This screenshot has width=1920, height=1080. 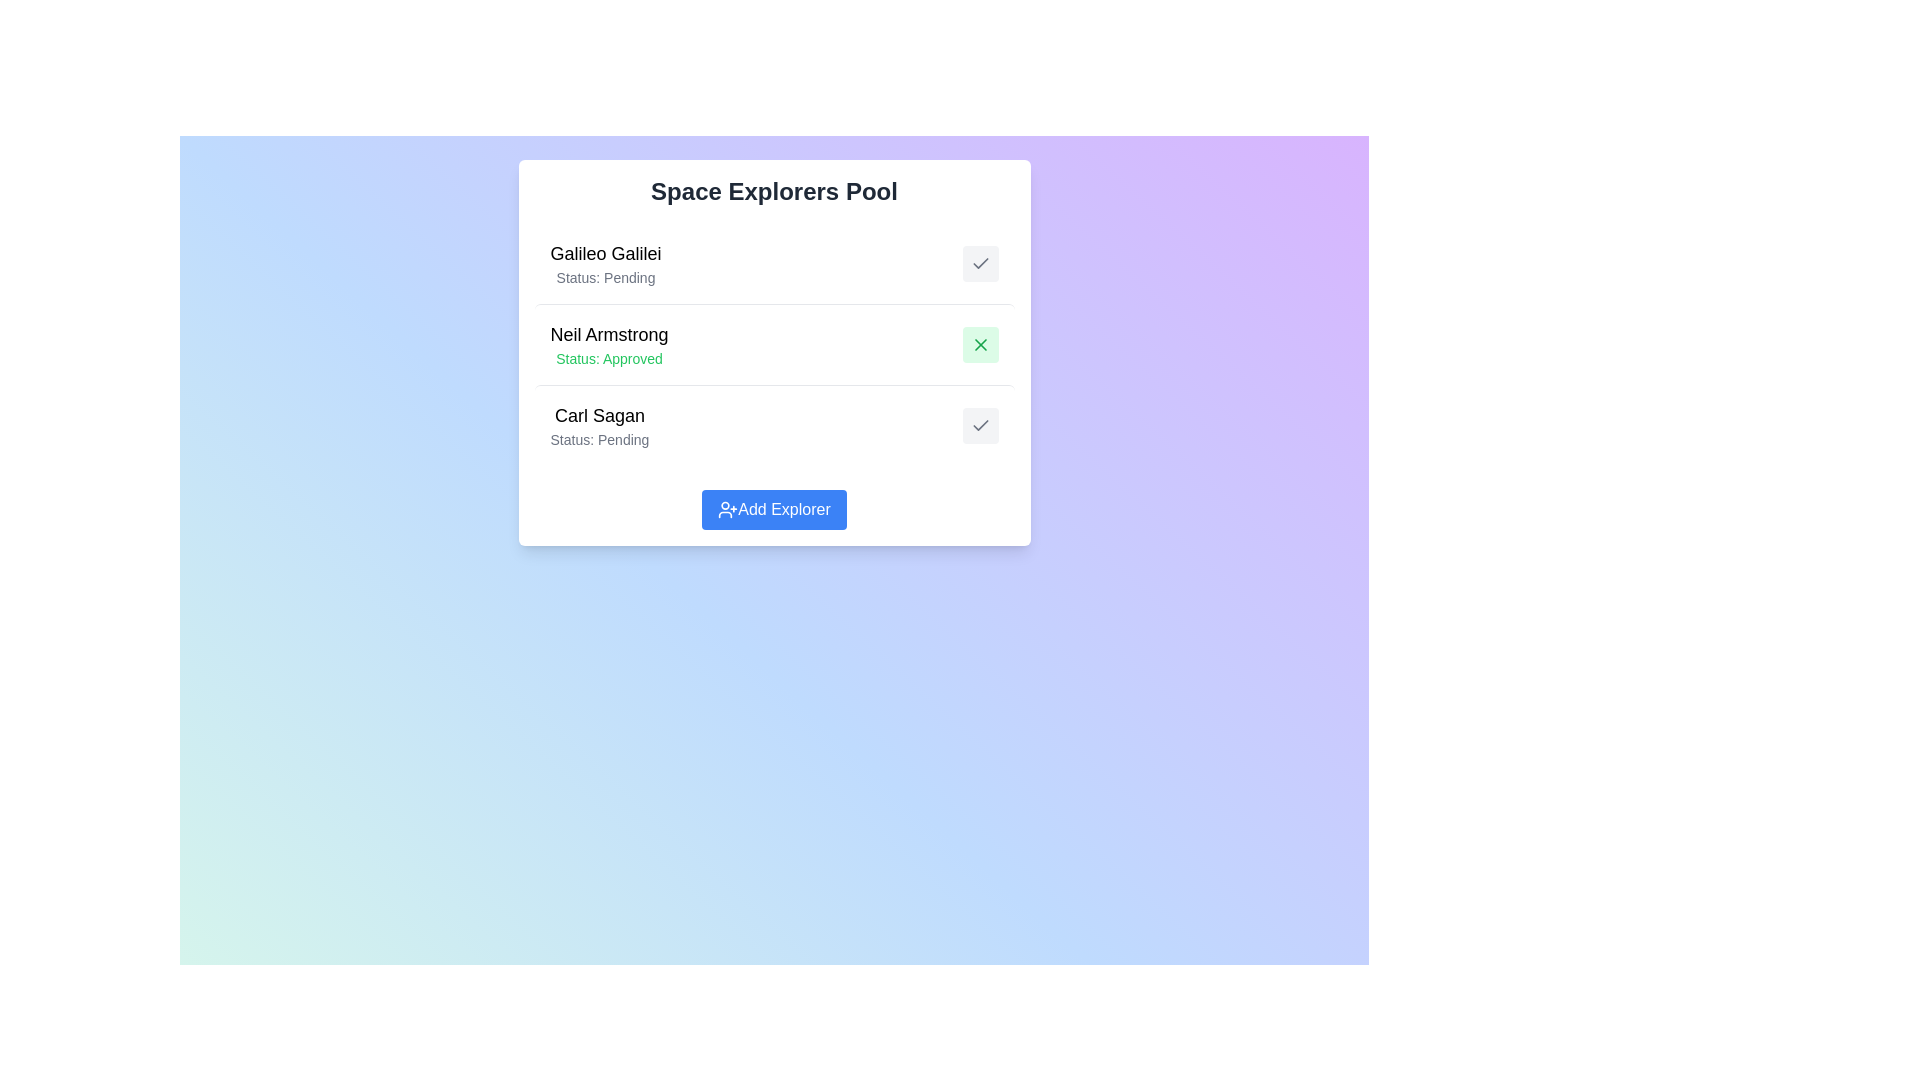 I want to click on the blue 'Add Explorer' button with white text and a user icon on the left, located at the bottom of a white card, so click(x=773, y=508).